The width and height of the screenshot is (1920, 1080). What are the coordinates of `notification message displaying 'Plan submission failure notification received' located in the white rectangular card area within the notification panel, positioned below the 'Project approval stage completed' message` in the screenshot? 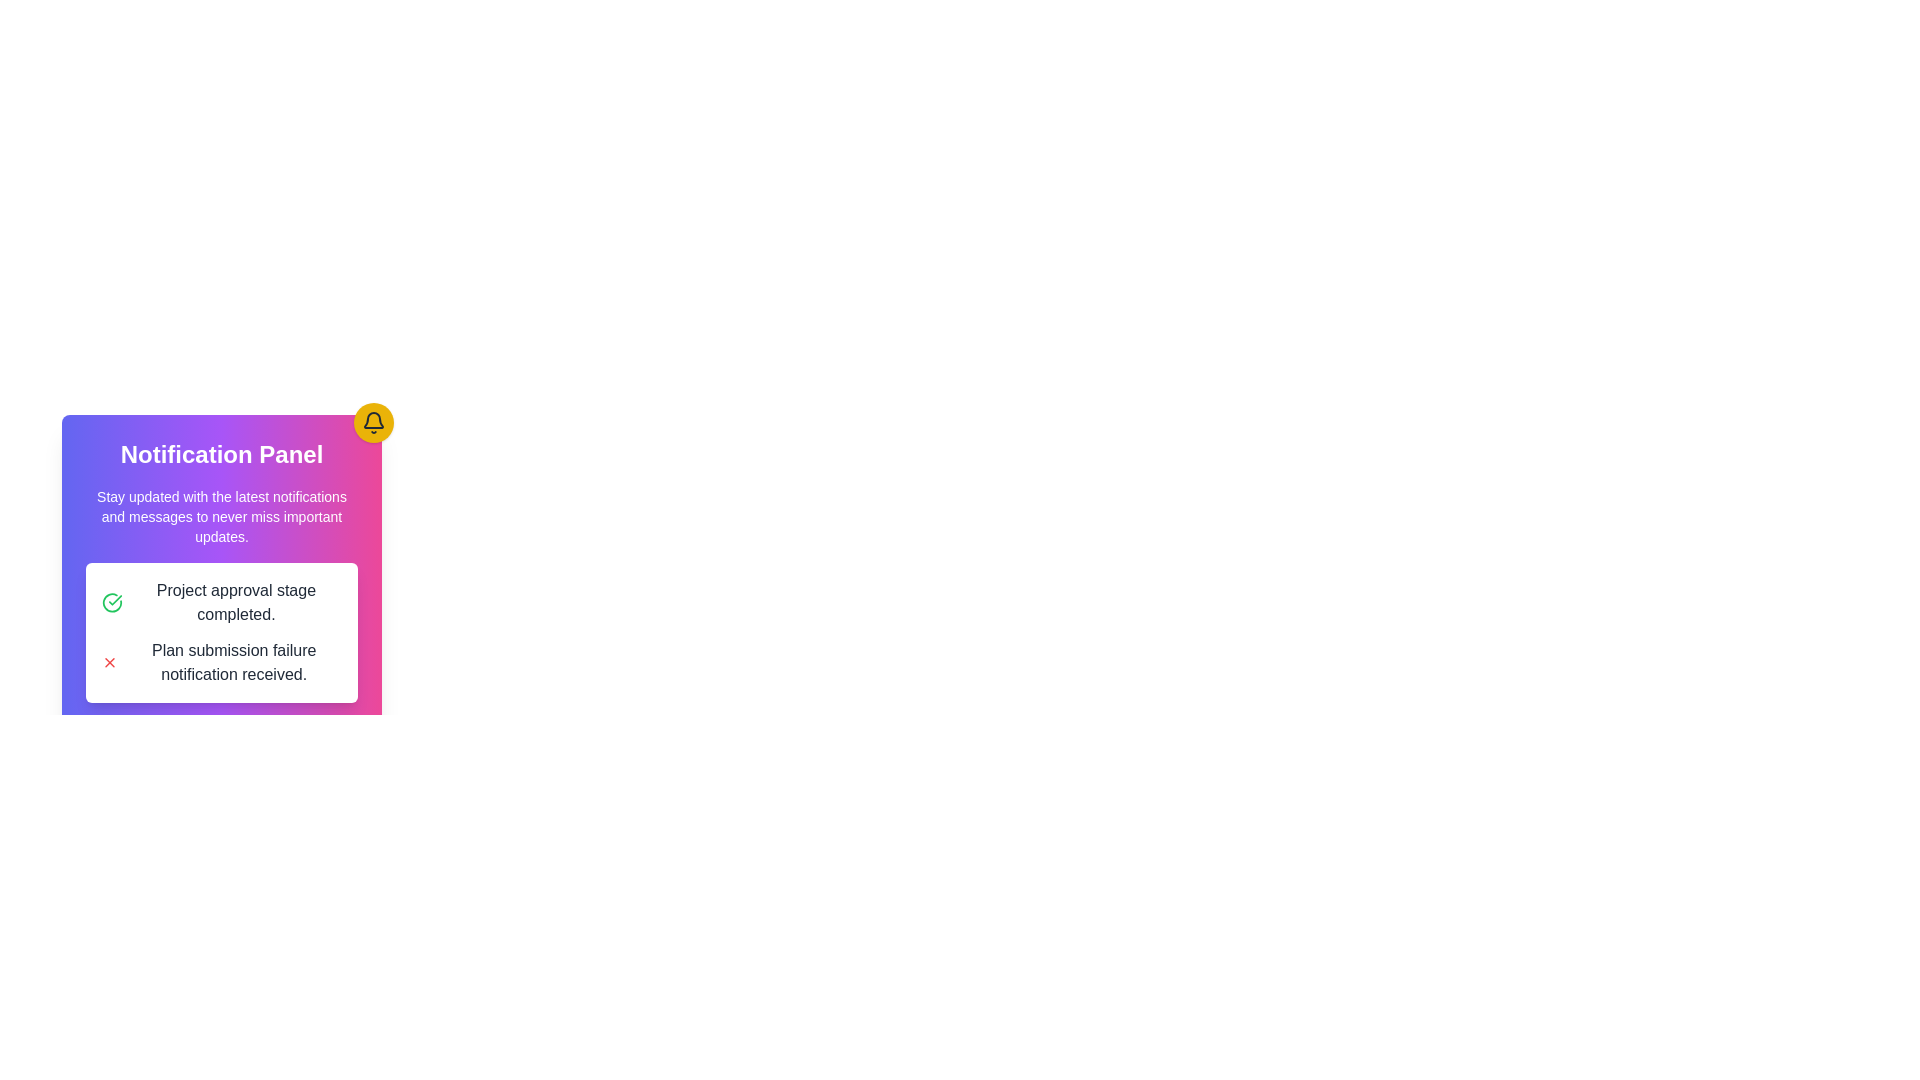 It's located at (221, 663).